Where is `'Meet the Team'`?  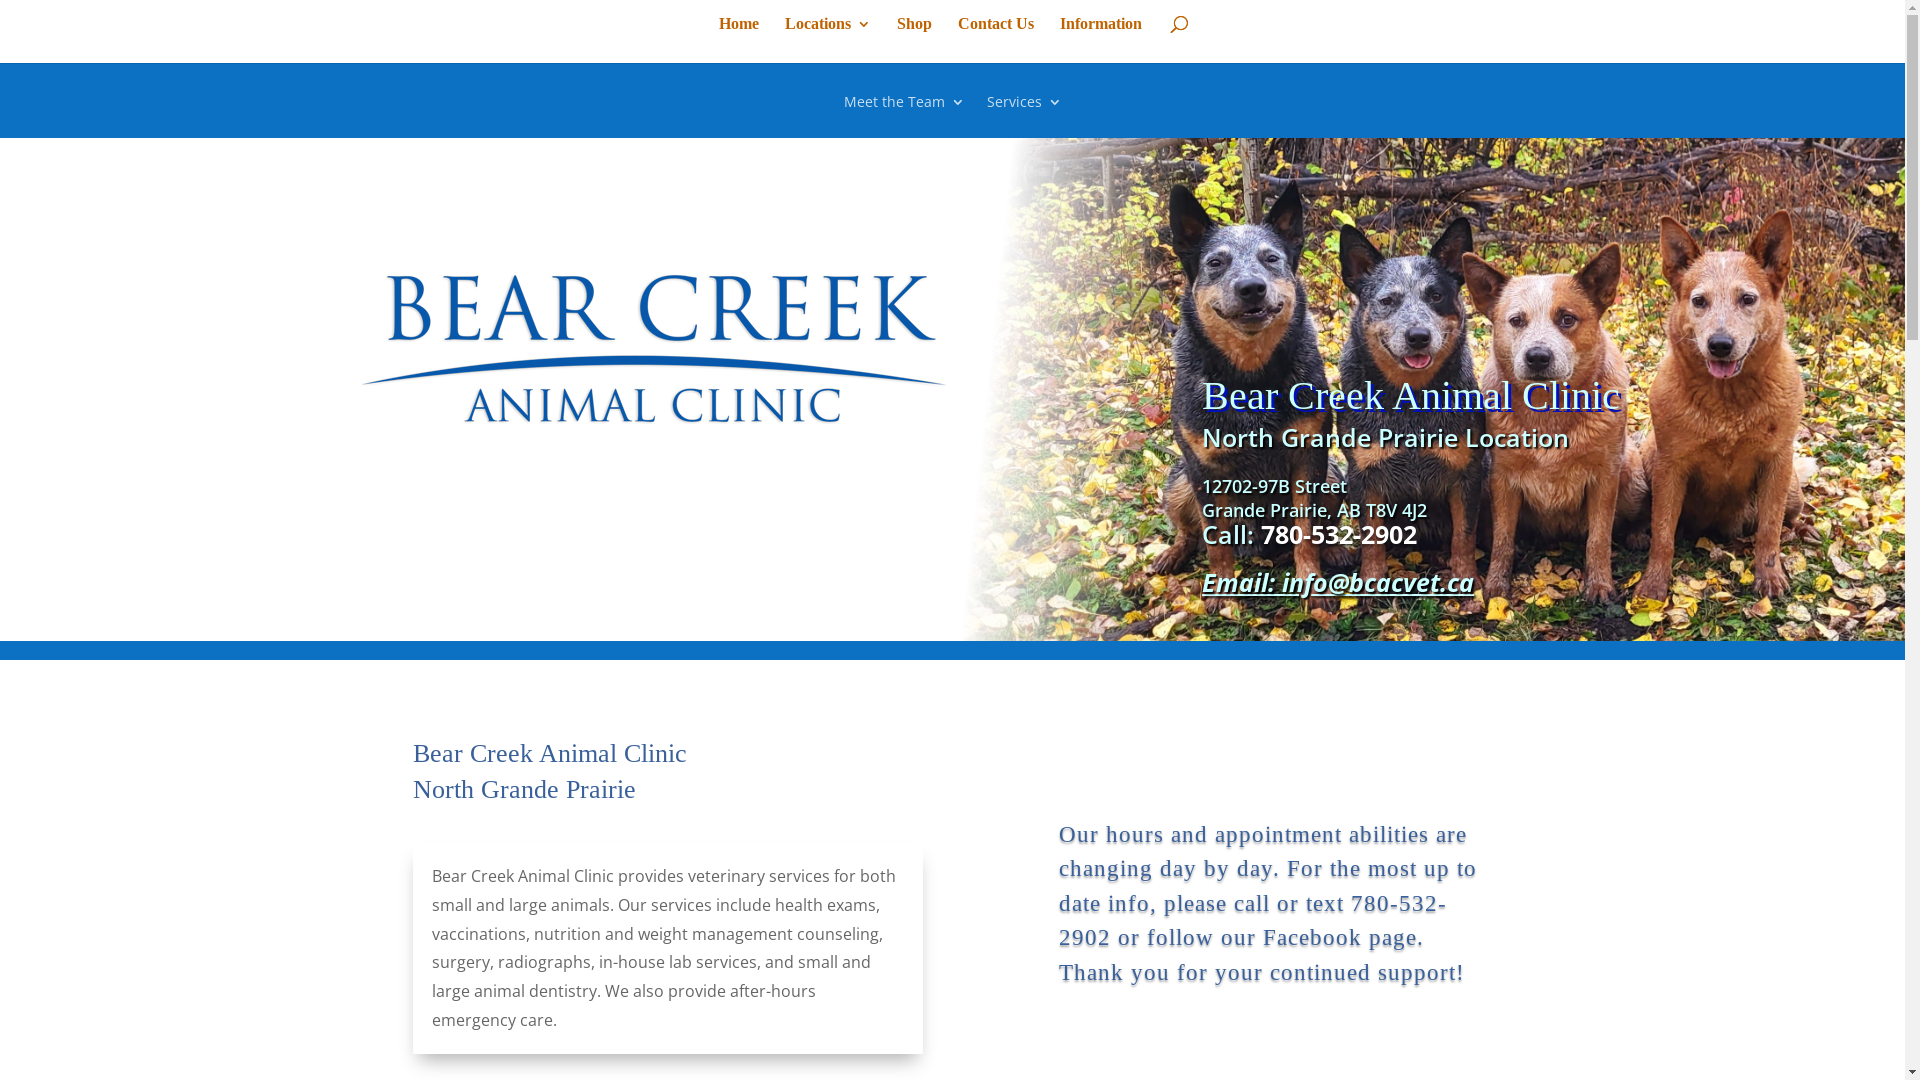
'Meet the Team' is located at coordinates (903, 116).